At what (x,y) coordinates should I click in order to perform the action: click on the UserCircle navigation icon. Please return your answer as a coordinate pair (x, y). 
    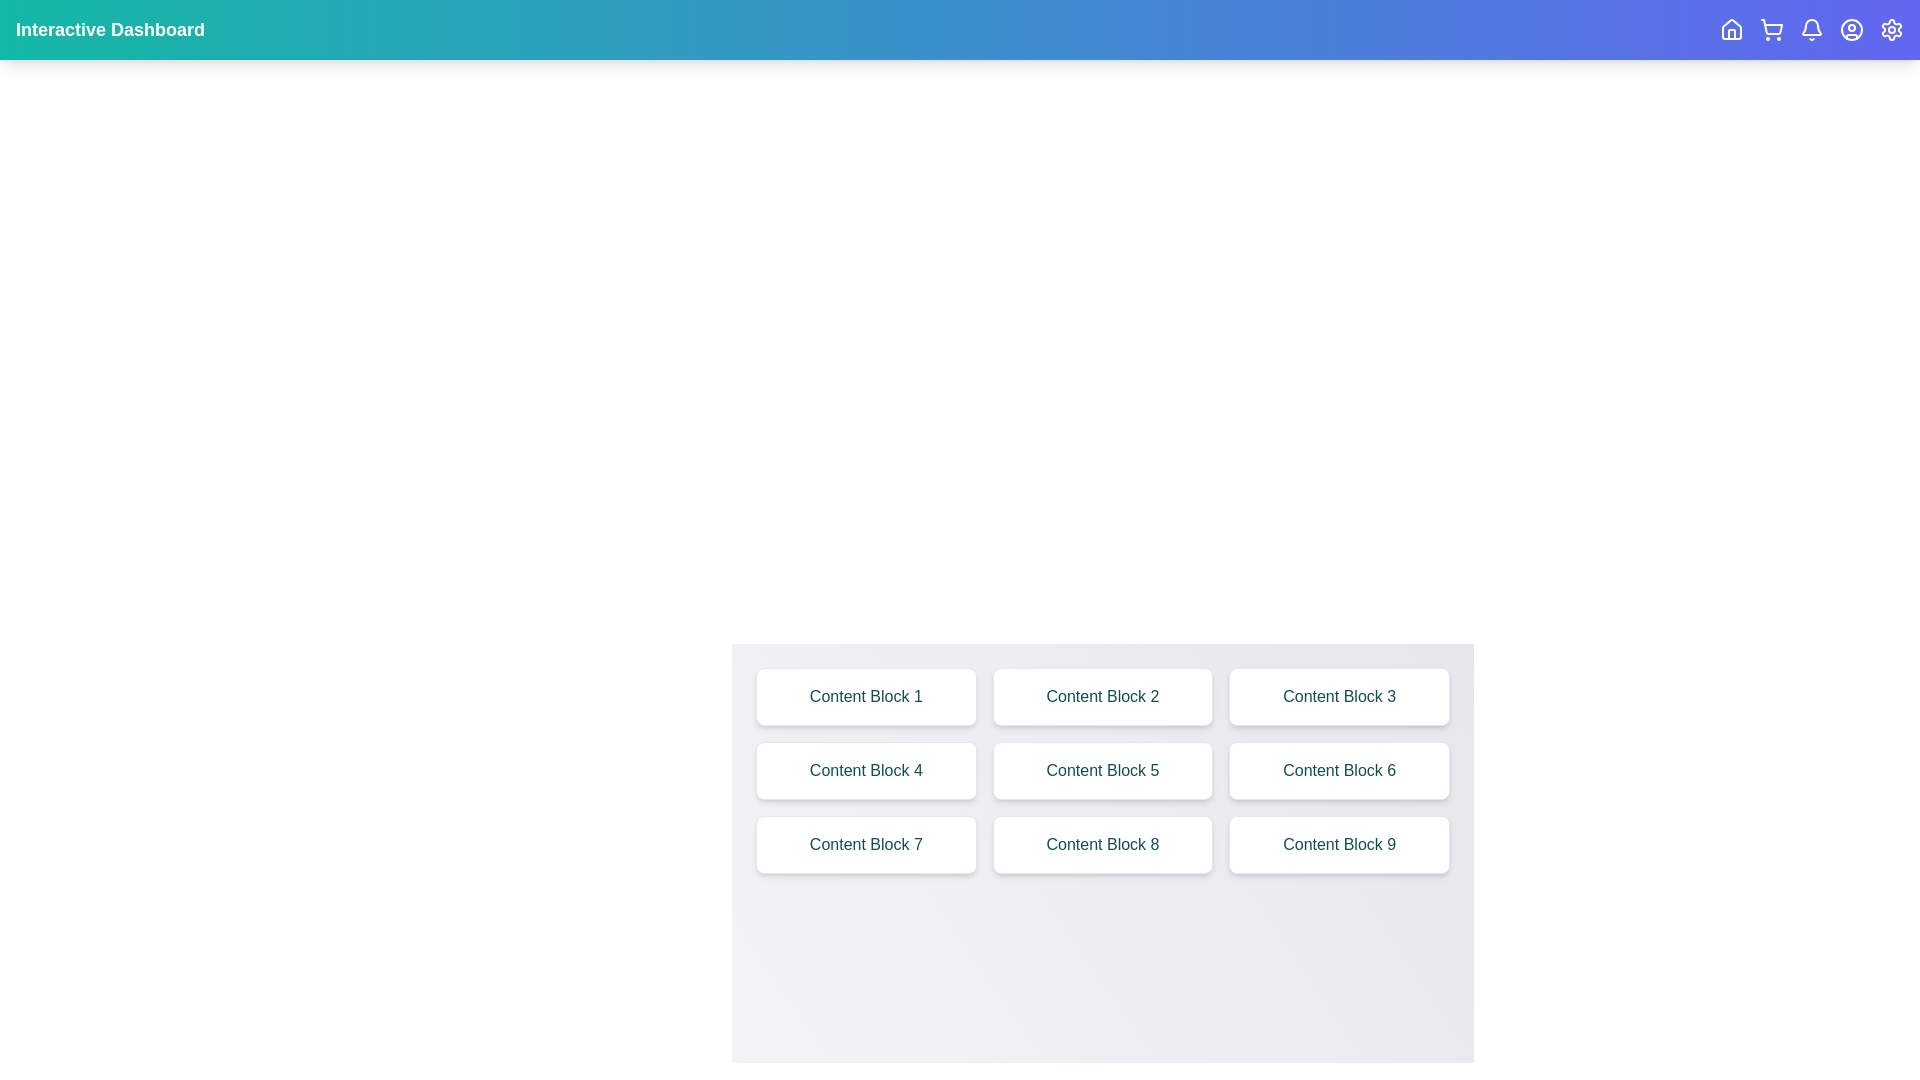
    Looking at the image, I should click on (1851, 30).